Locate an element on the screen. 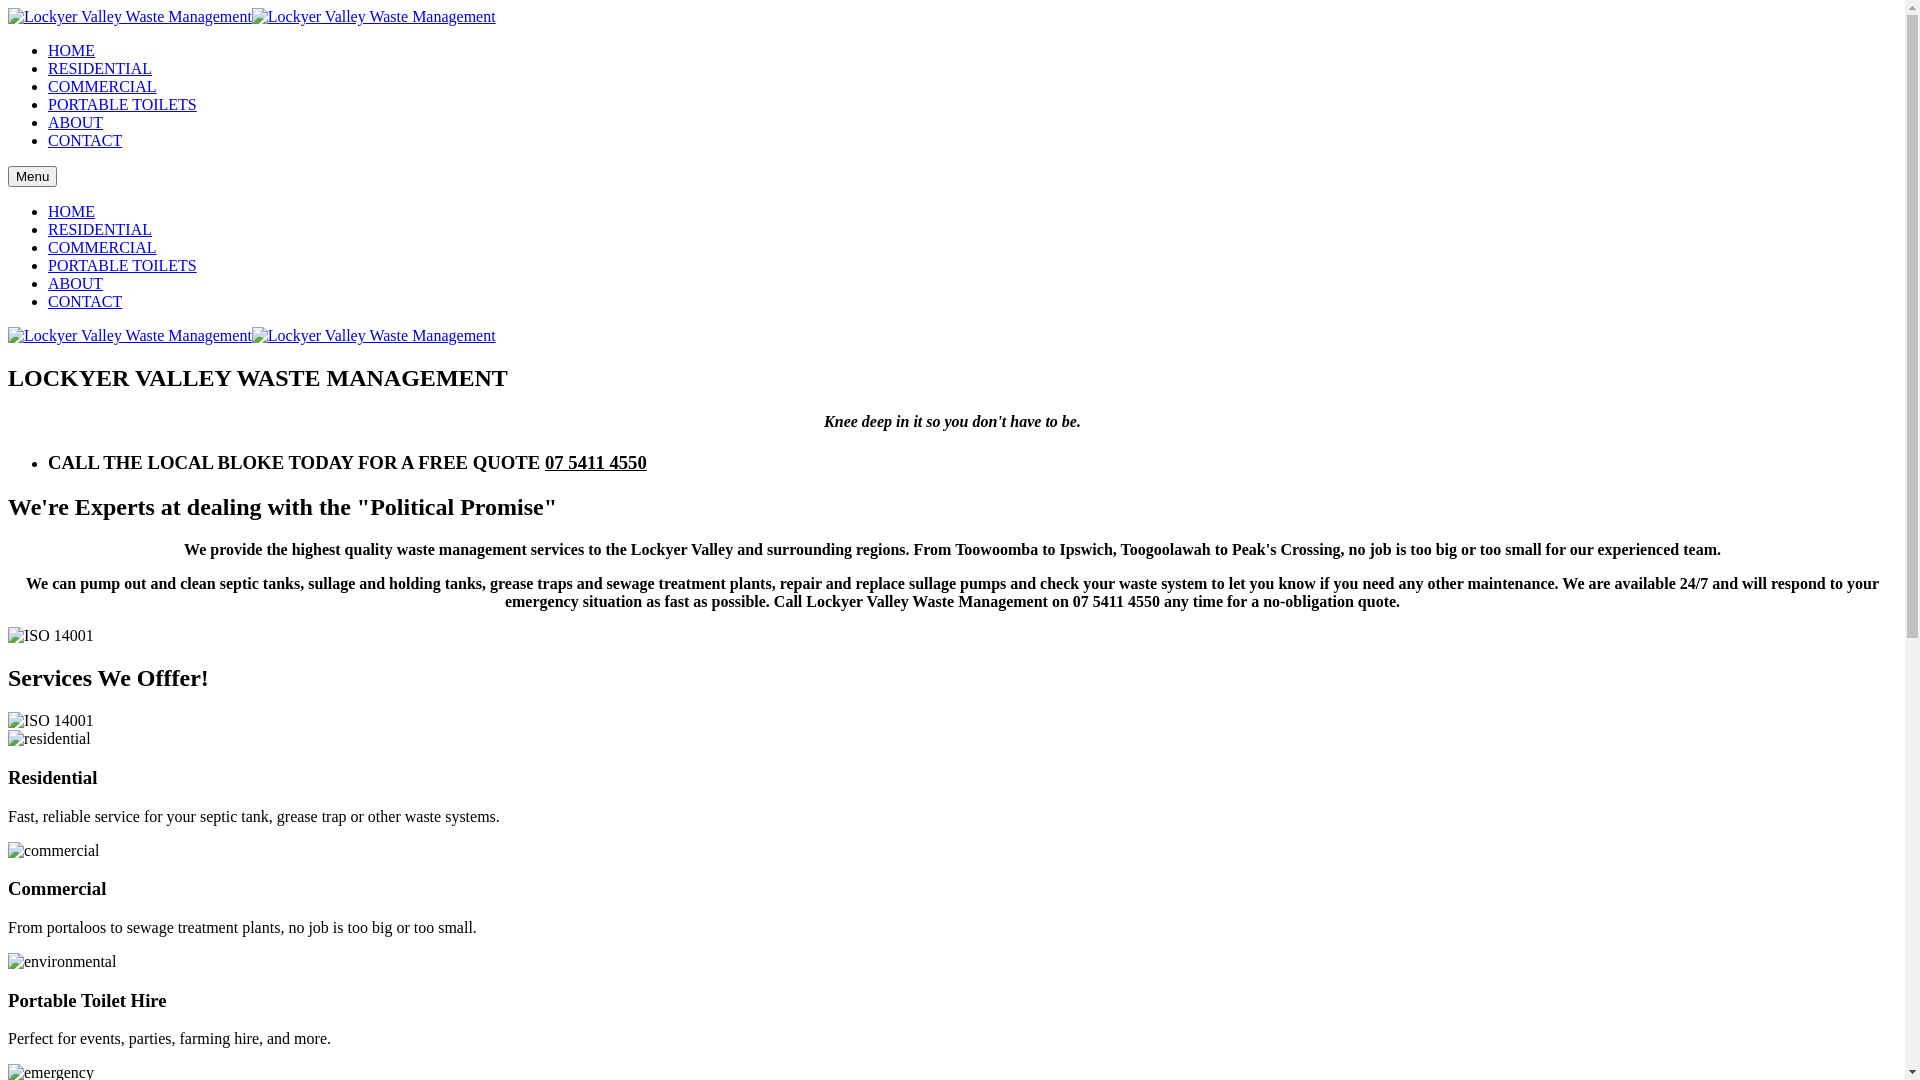 The width and height of the screenshot is (1920, 1080). 'CONTACT' is located at coordinates (84, 139).